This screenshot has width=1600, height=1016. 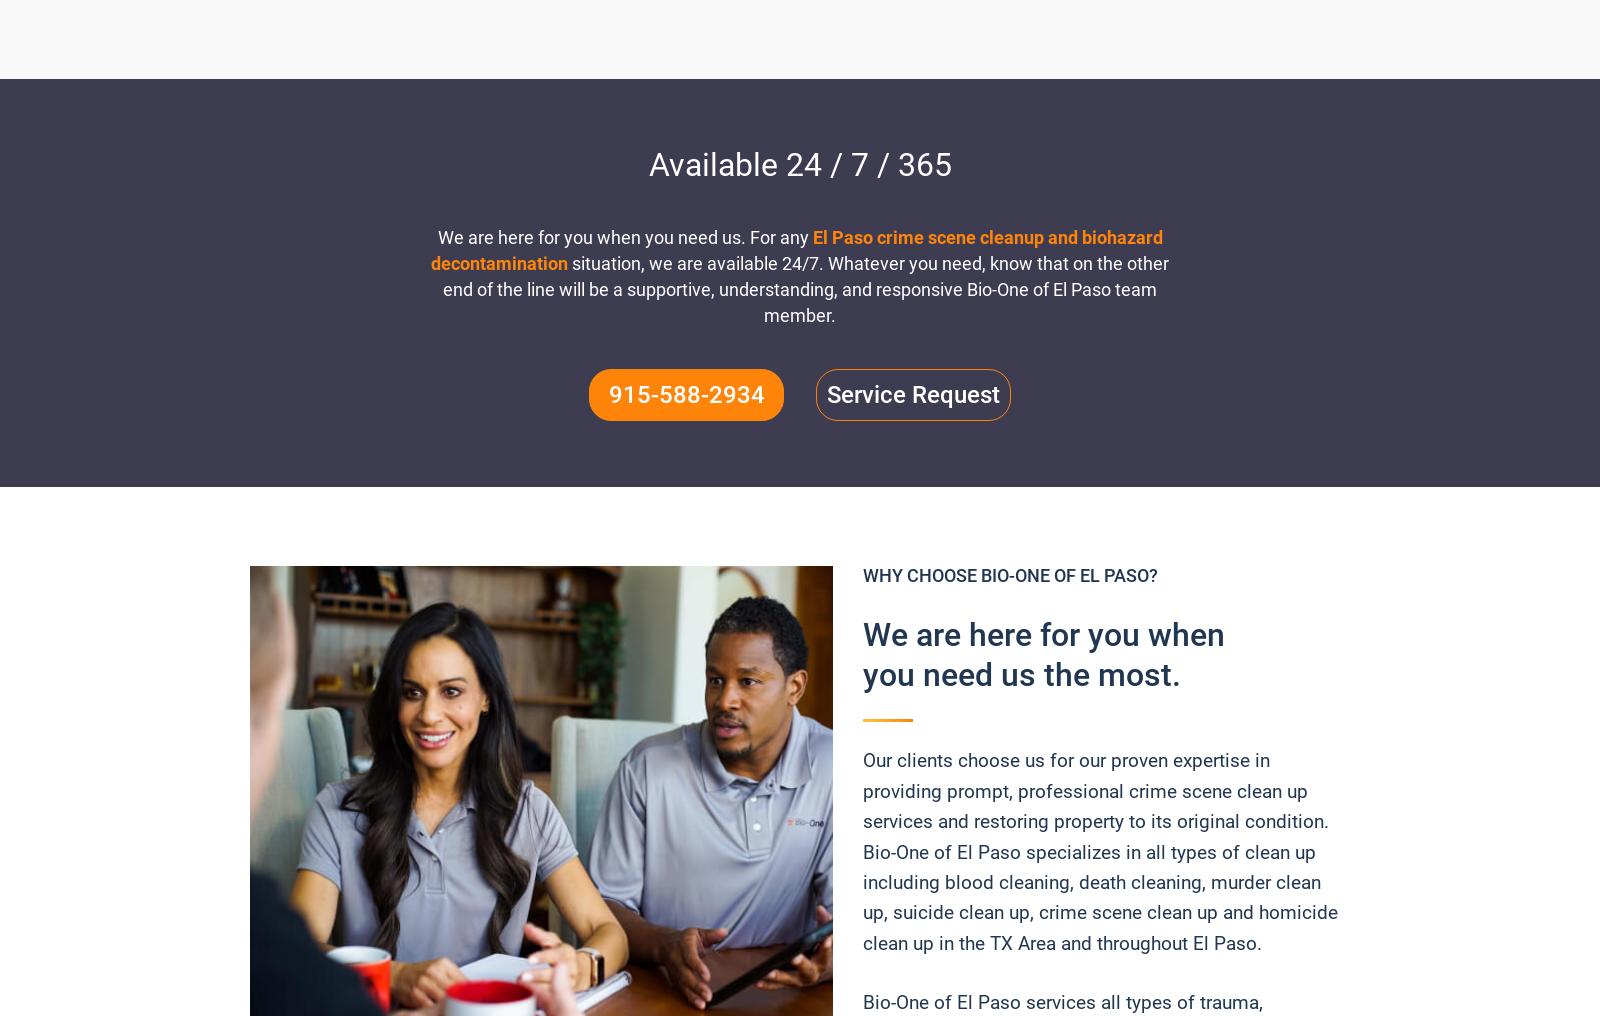 I want to click on 'We are here for you when', so click(x=1044, y=635).